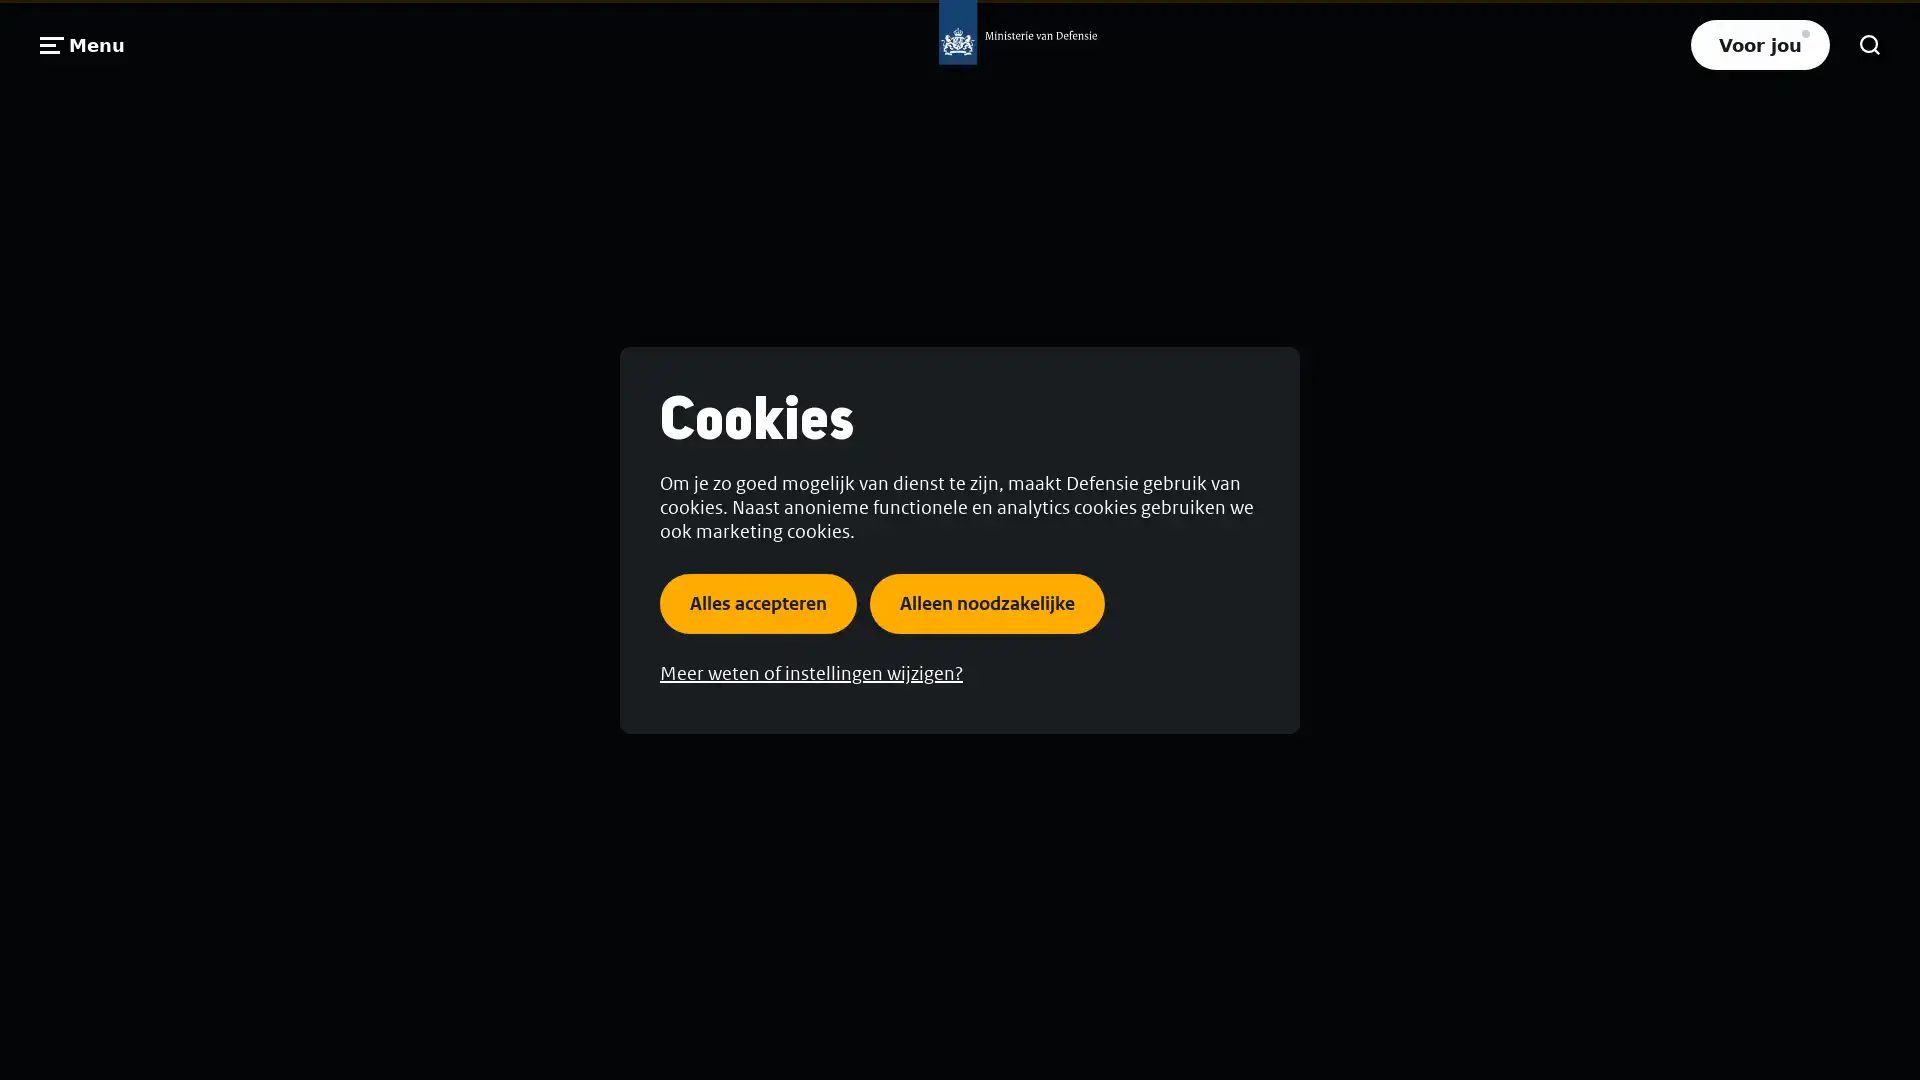  What do you see at coordinates (81, 44) in the screenshot?
I see `Menu openen` at bounding box center [81, 44].